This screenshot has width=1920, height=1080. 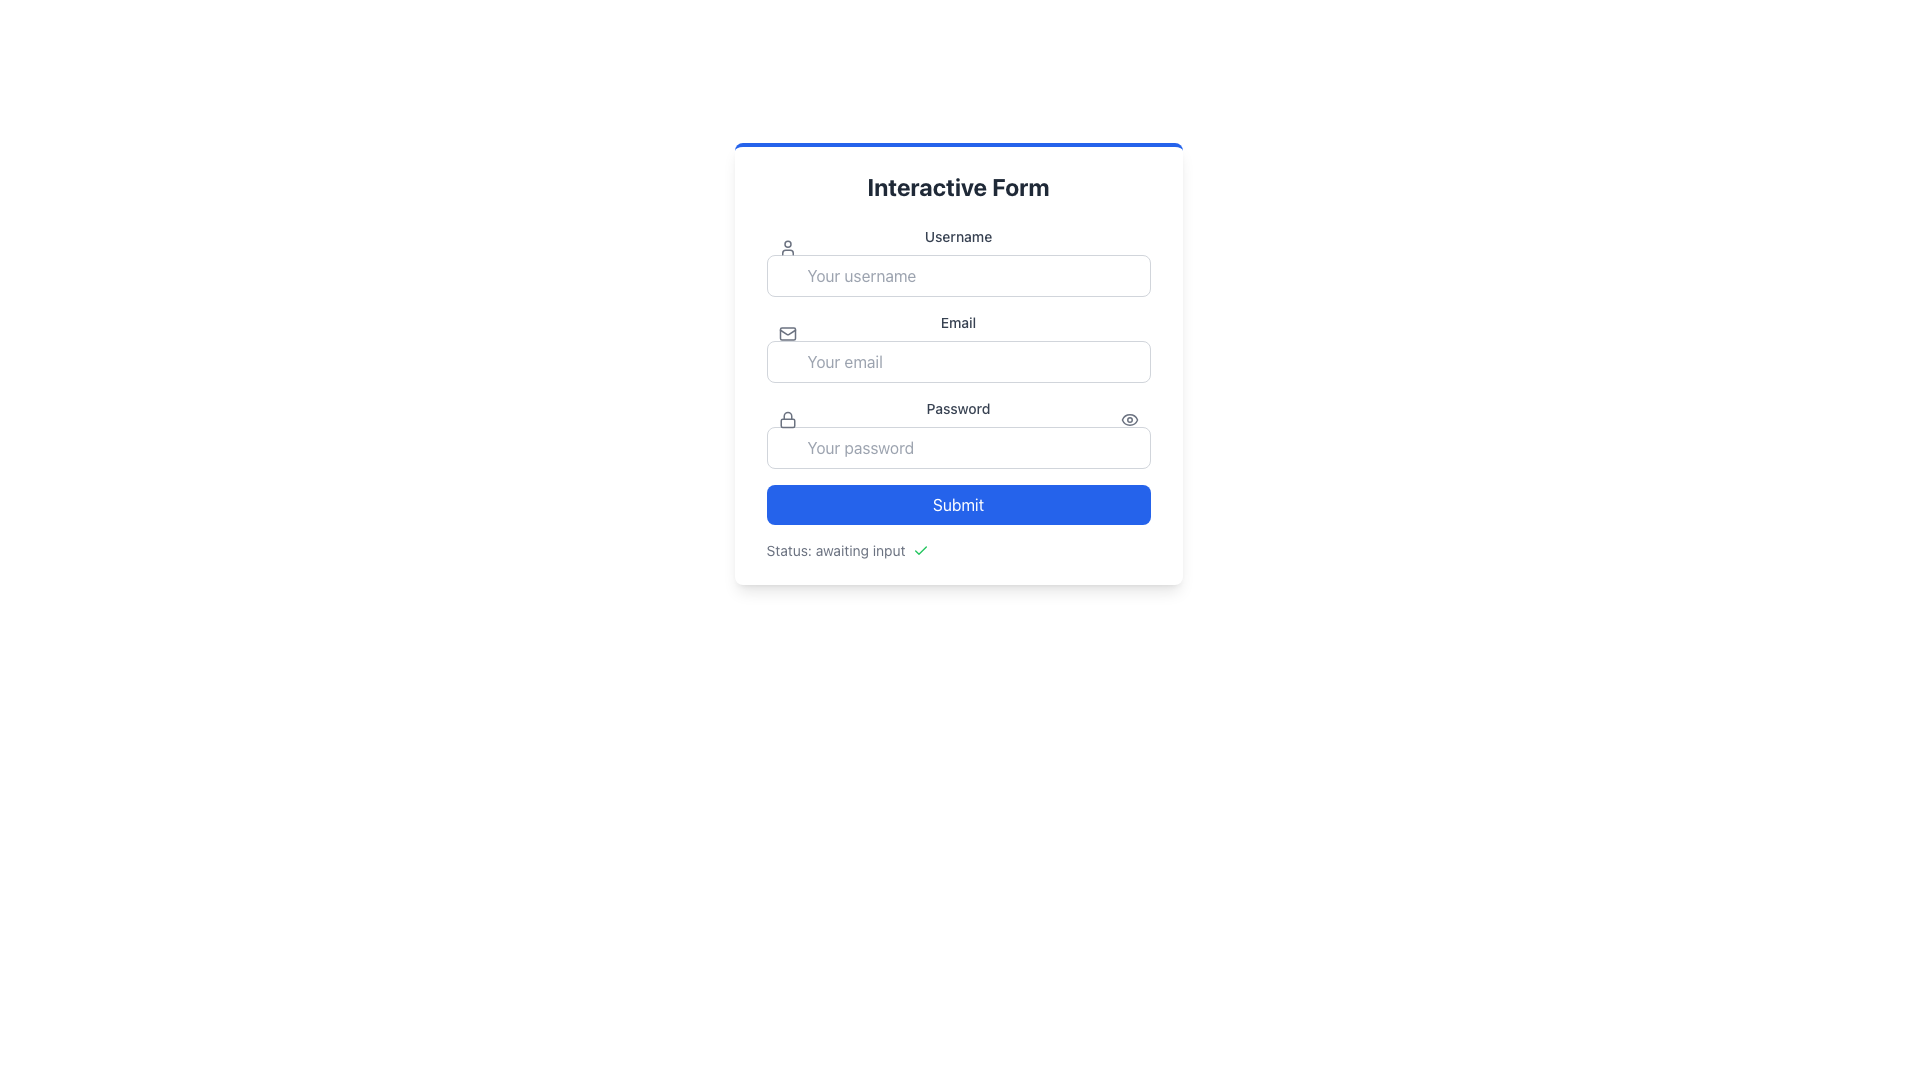 What do you see at coordinates (957, 407) in the screenshot?
I see `the 'Password' label, which is a medium-sized, gray-colored text displayed above the password input field in the bottom half of the form` at bounding box center [957, 407].